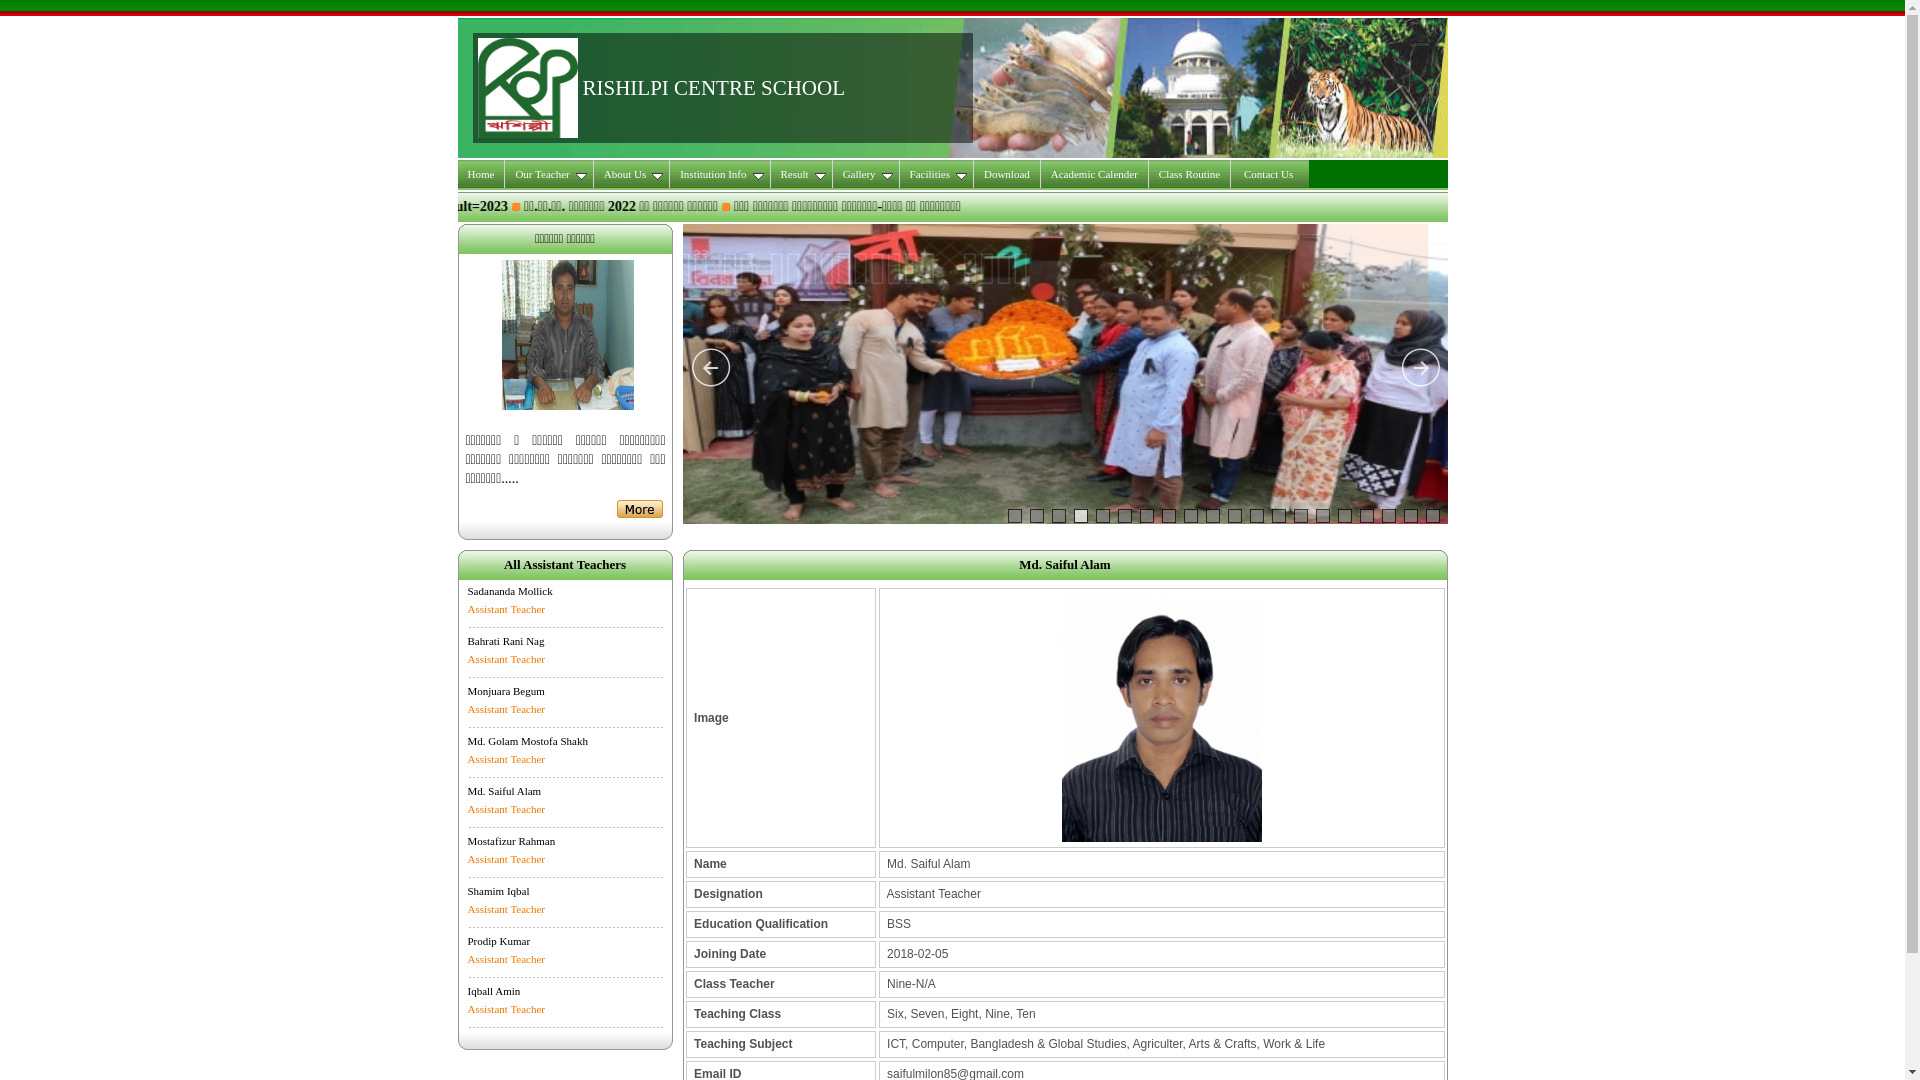 The width and height of the screenshot is (1920, 1080). What do you see at coordinates (528, 740) in the screenshot?
I see `'Md. Golam Mostofa Shakh'` at bounding box center [528, 740].